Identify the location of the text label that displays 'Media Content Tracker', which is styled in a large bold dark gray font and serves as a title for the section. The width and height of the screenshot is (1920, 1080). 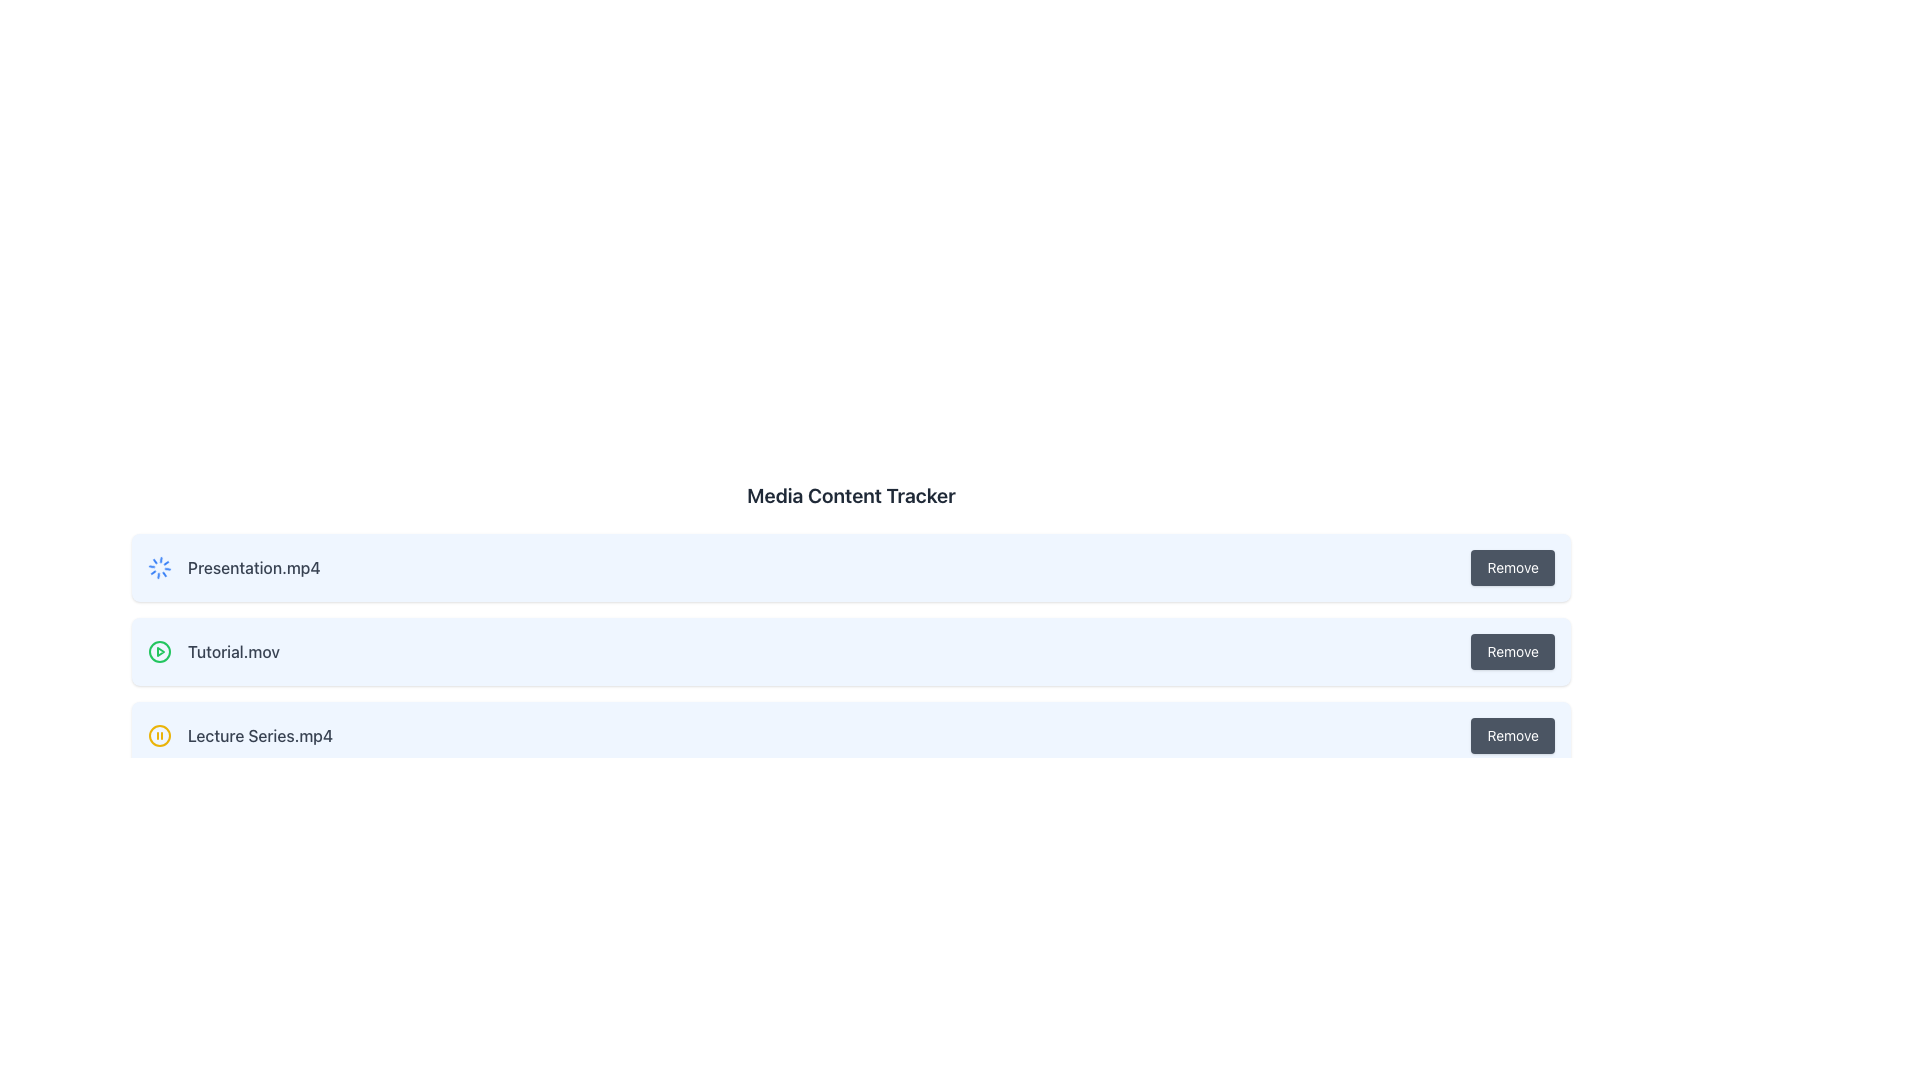
(851, 495).